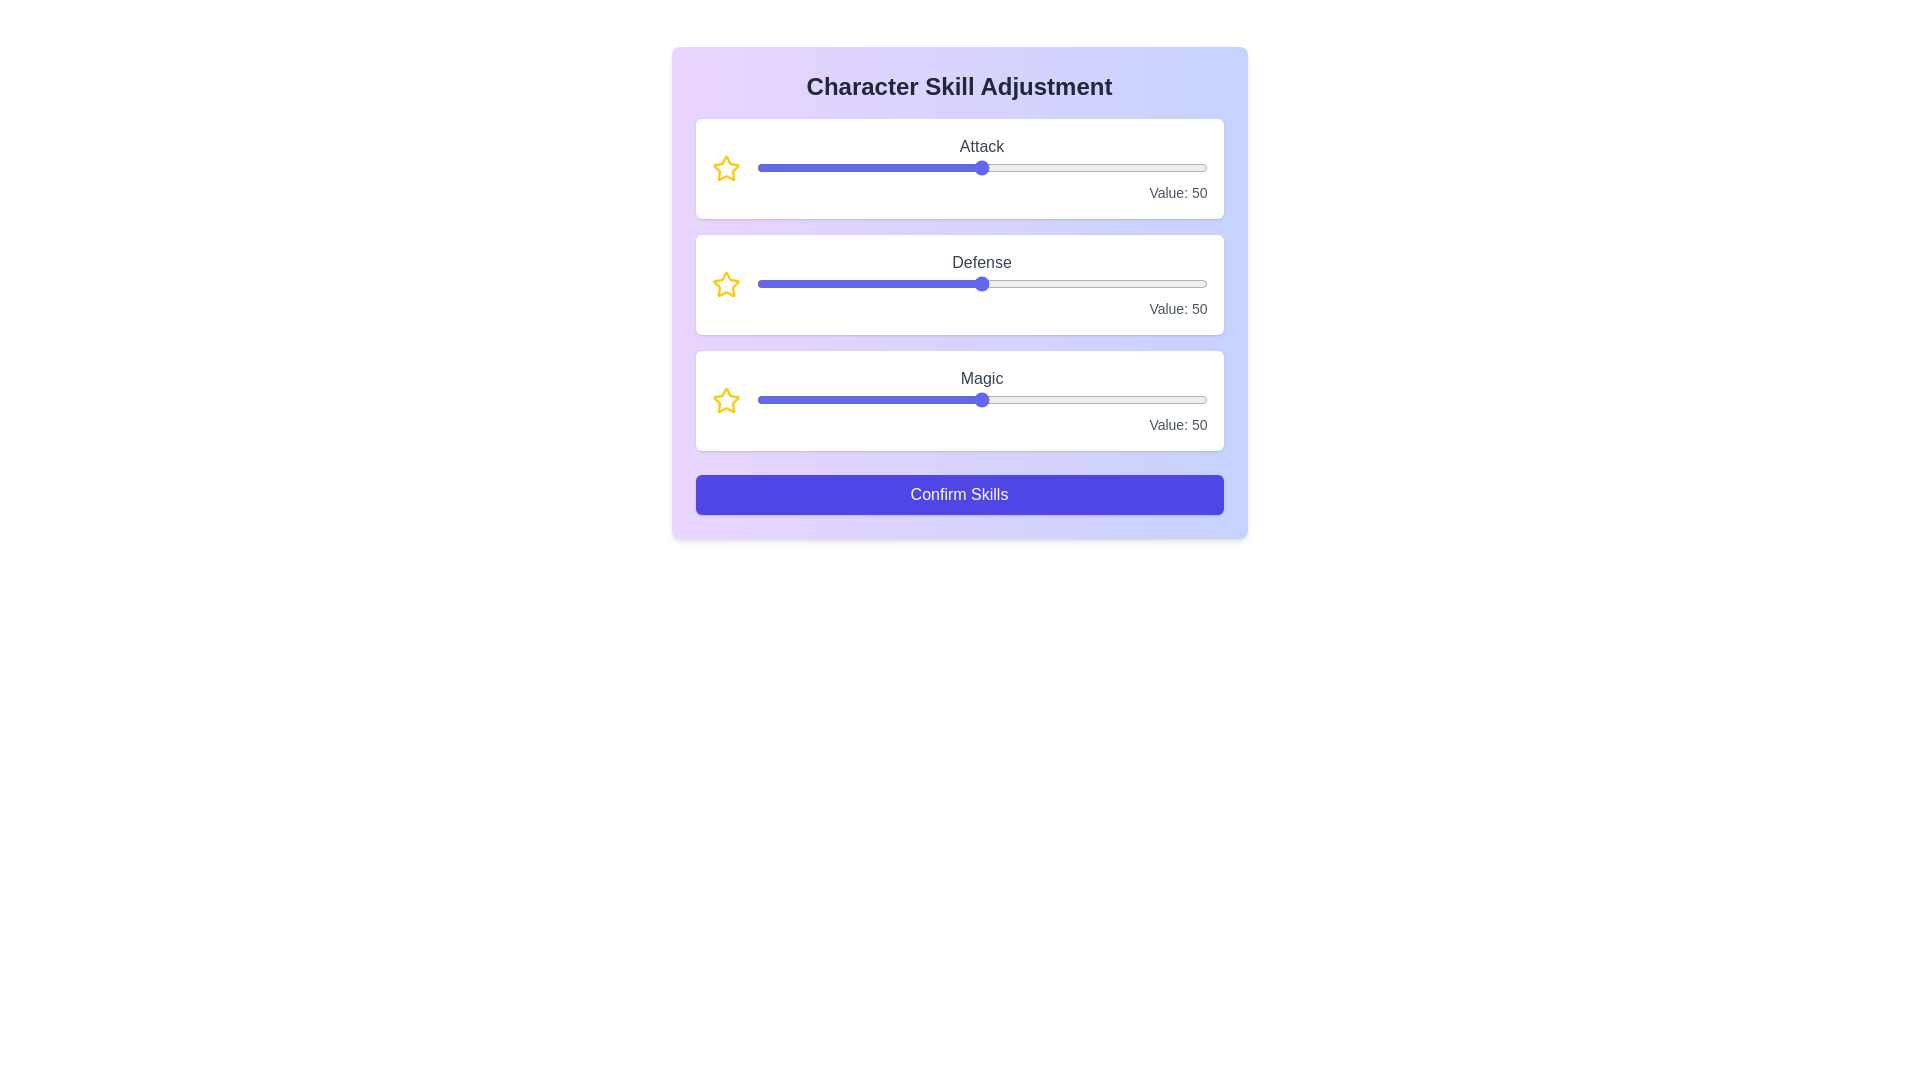 The height and width of the screenshot is (1080, 1920). I want to click on the 0 slider to 39, so click(1068, 167).